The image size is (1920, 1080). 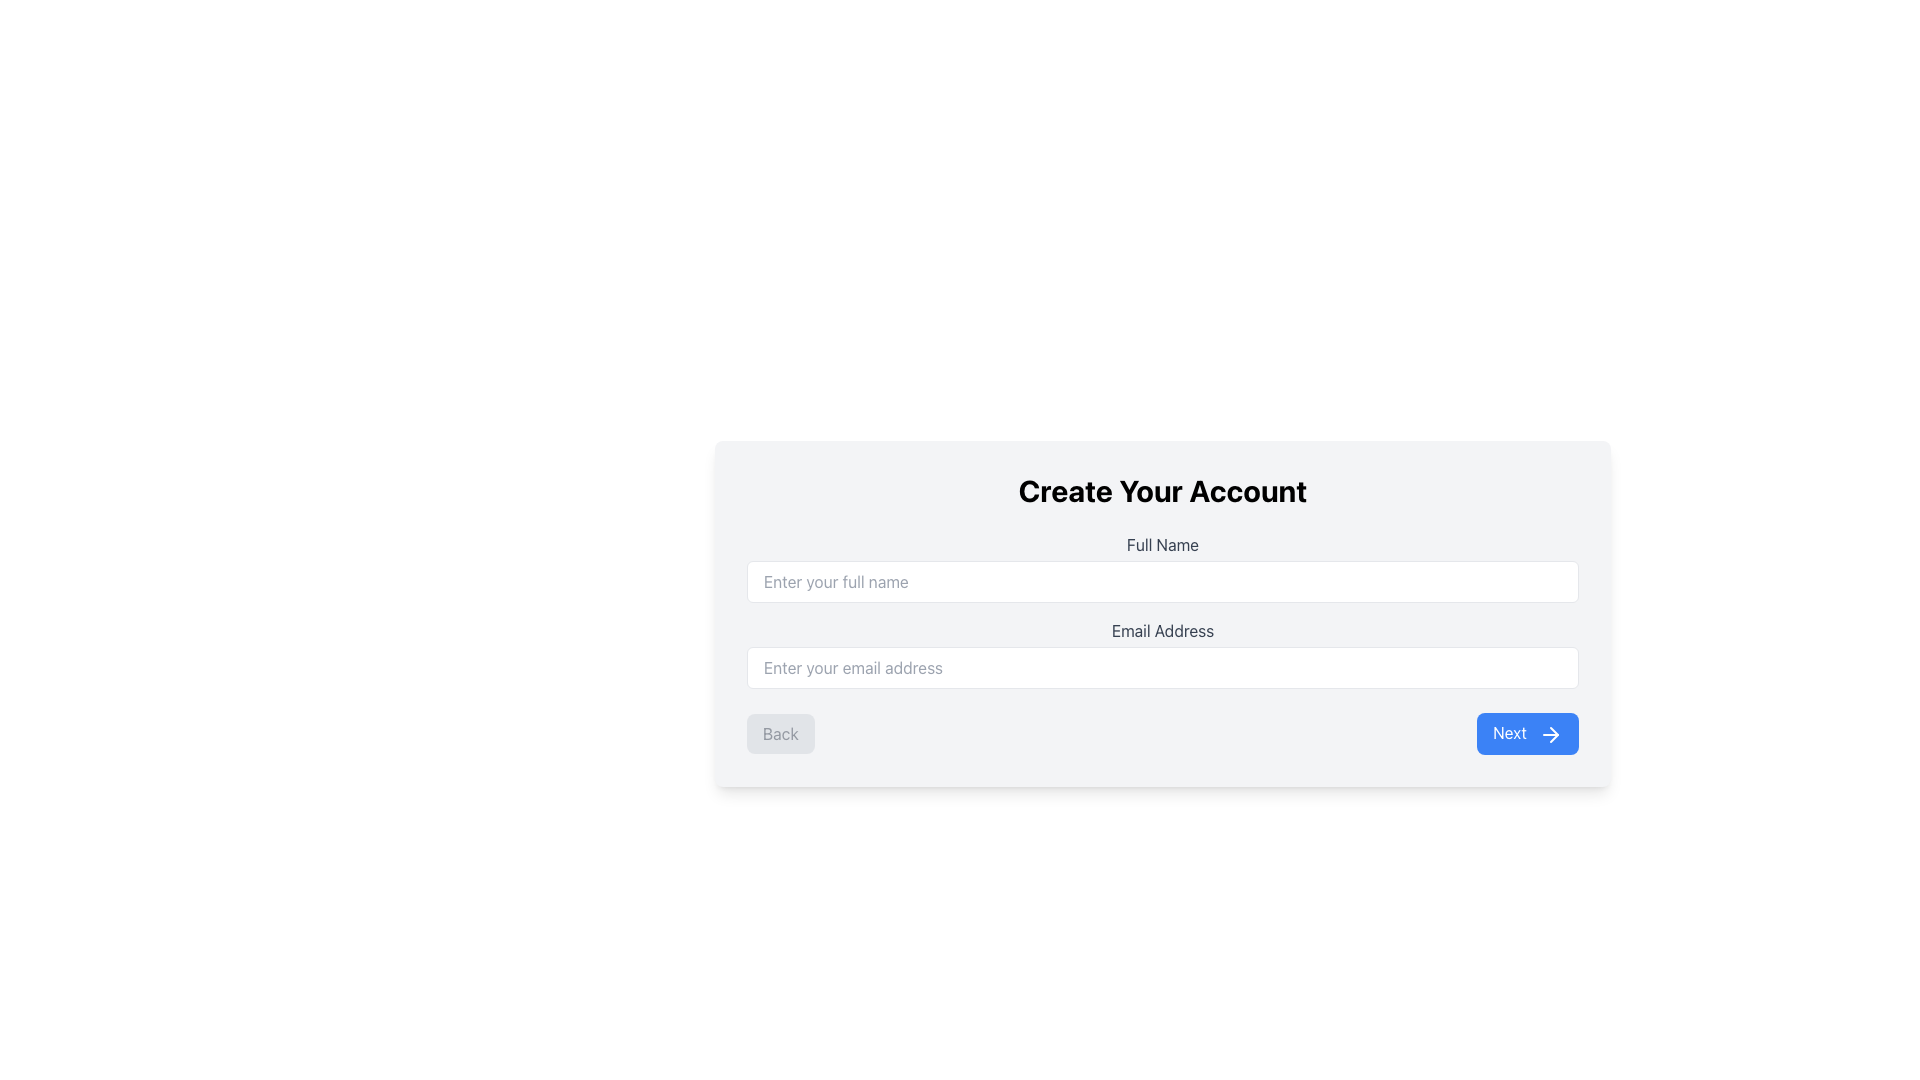 What do you see at coordinates (779, 733) in the screenshot?
I see `the 'Back' button, which is a rectangular button with rounded corners, gray background, and gray text, located at the bottom left of the form` at bounding box center [779, 733].